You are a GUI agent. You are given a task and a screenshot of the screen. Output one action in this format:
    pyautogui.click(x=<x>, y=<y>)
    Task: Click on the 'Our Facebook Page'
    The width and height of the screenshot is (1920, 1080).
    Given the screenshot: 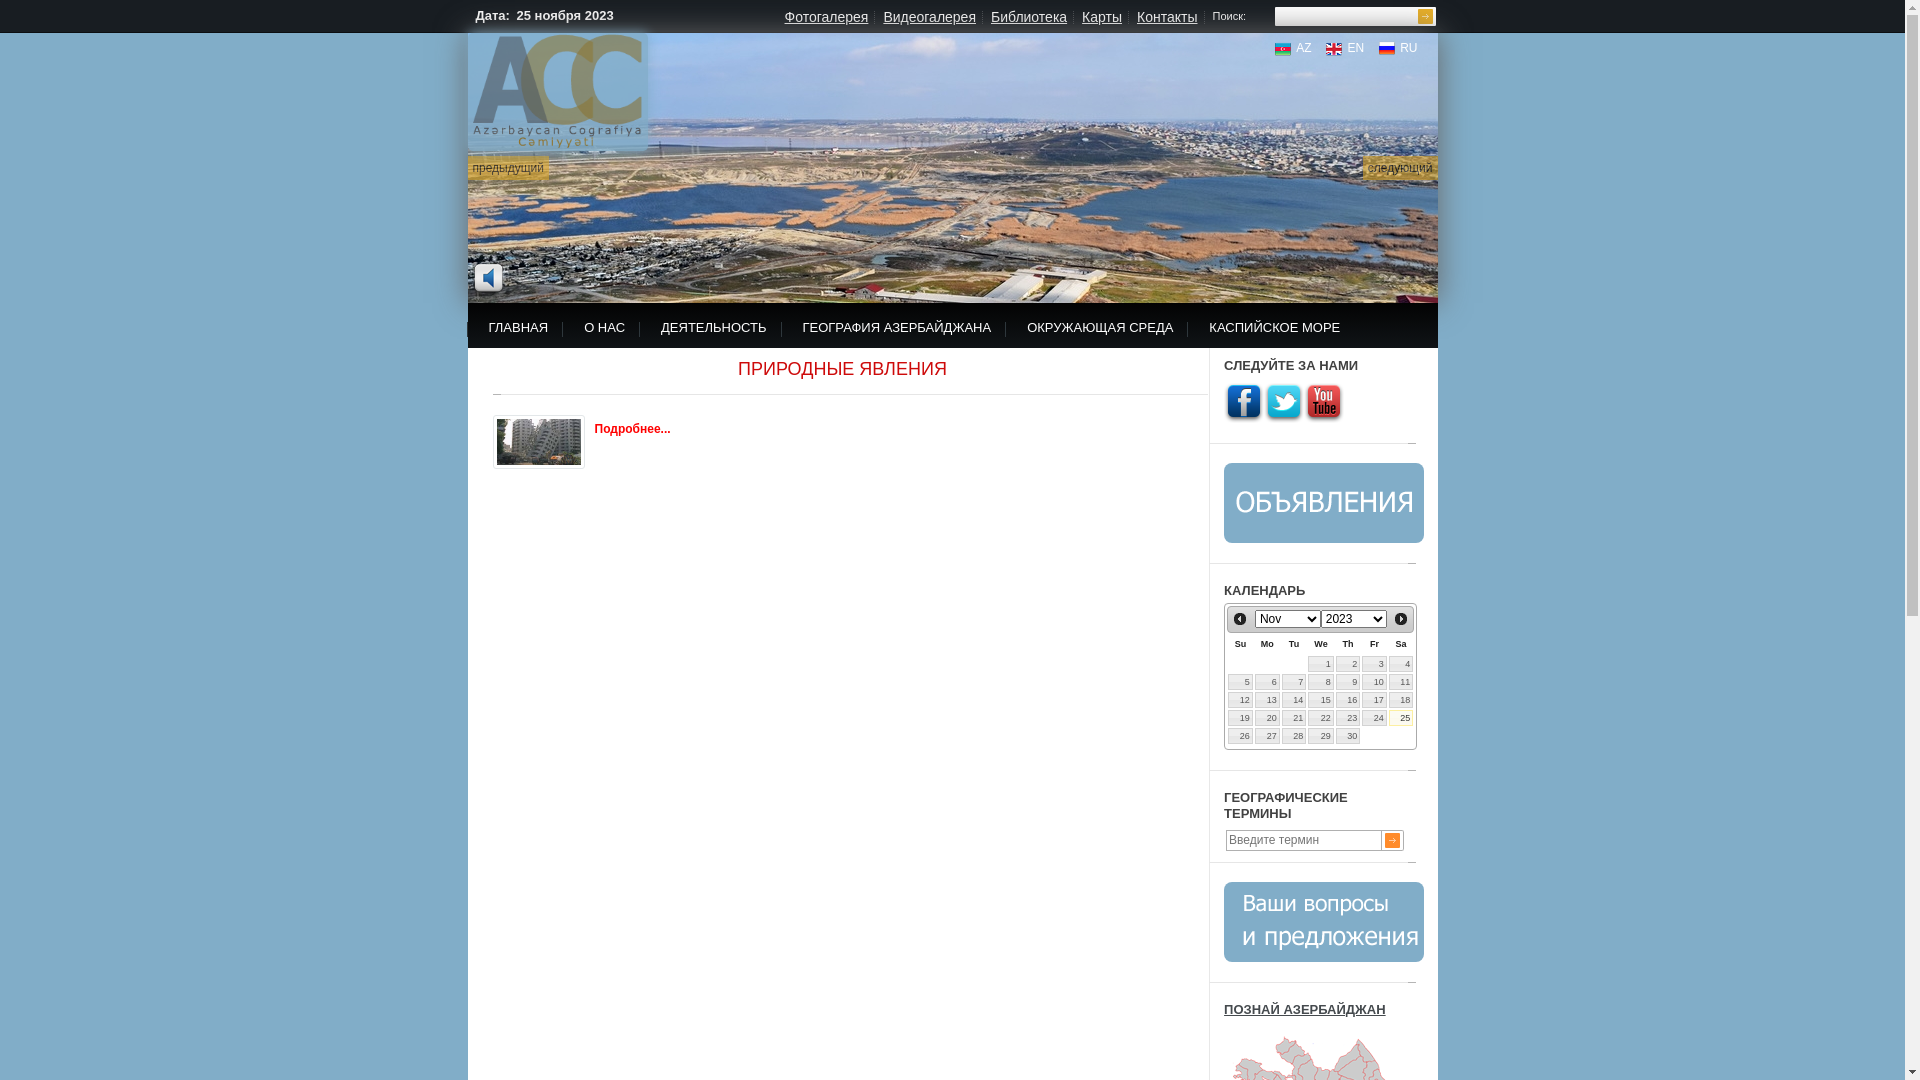 What is the action you would take?
    pyautogui.click(x=1242, y=402)
    